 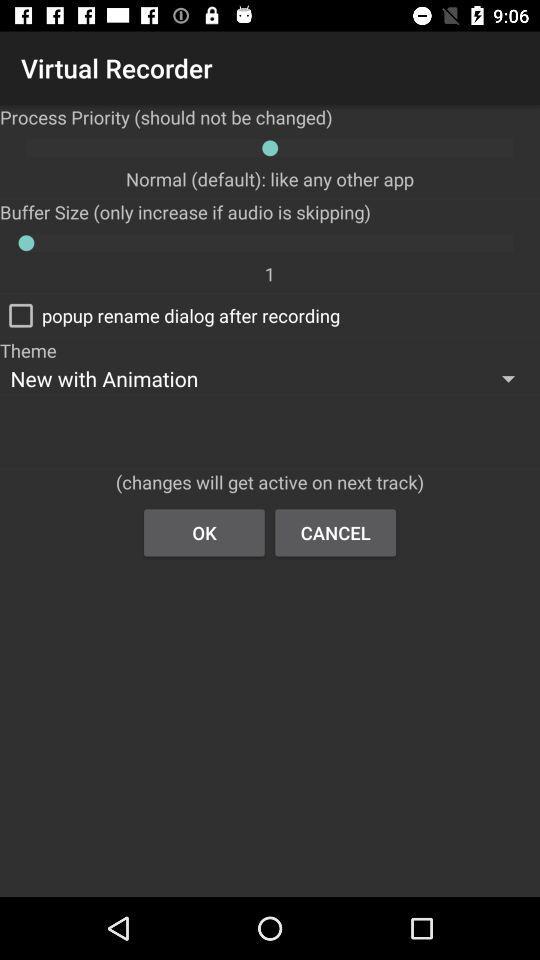 I want to click on the icon to the right of ok icon, so click(x=335, y=531).